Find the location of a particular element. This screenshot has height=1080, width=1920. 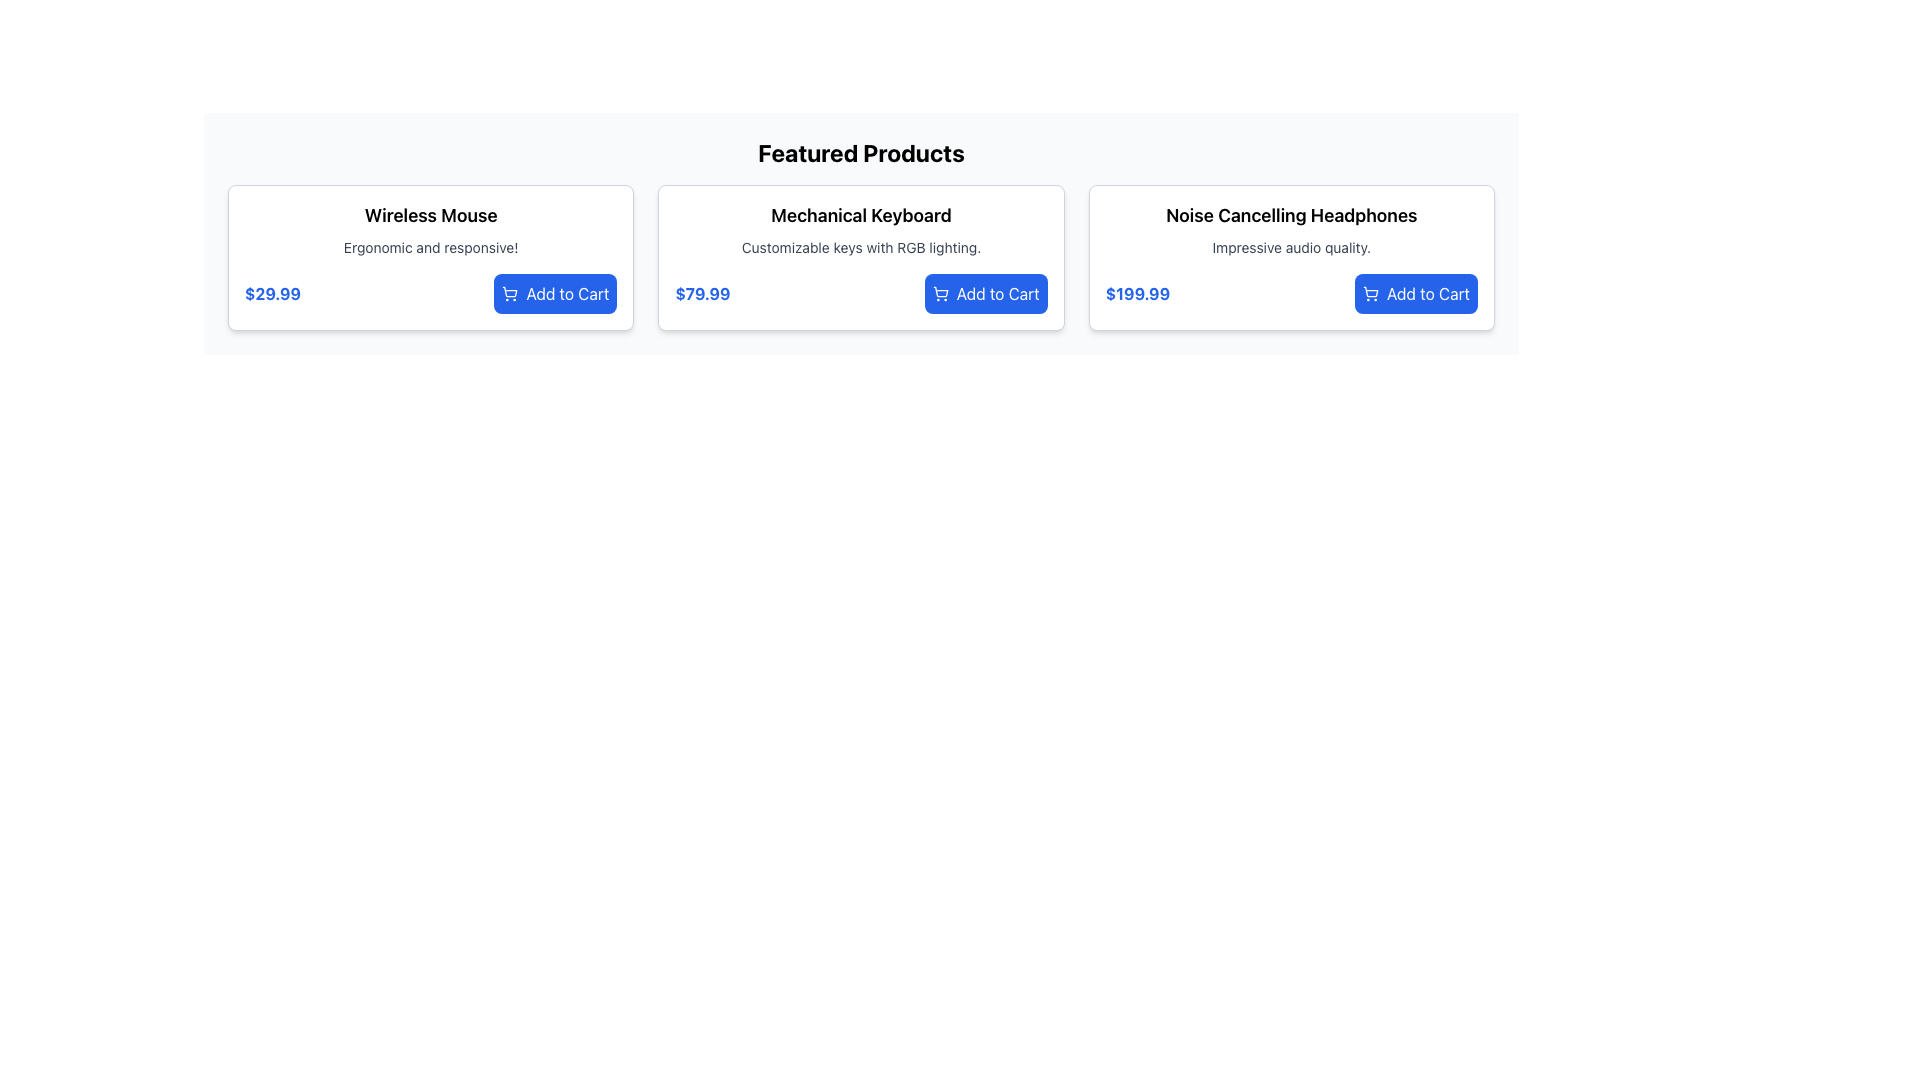

the 'Add to Cart' button located in the bottom right corner of the 'Mechanical Keyboard' product card, following the price label '$79.99' is located at coordinates (986, 293).